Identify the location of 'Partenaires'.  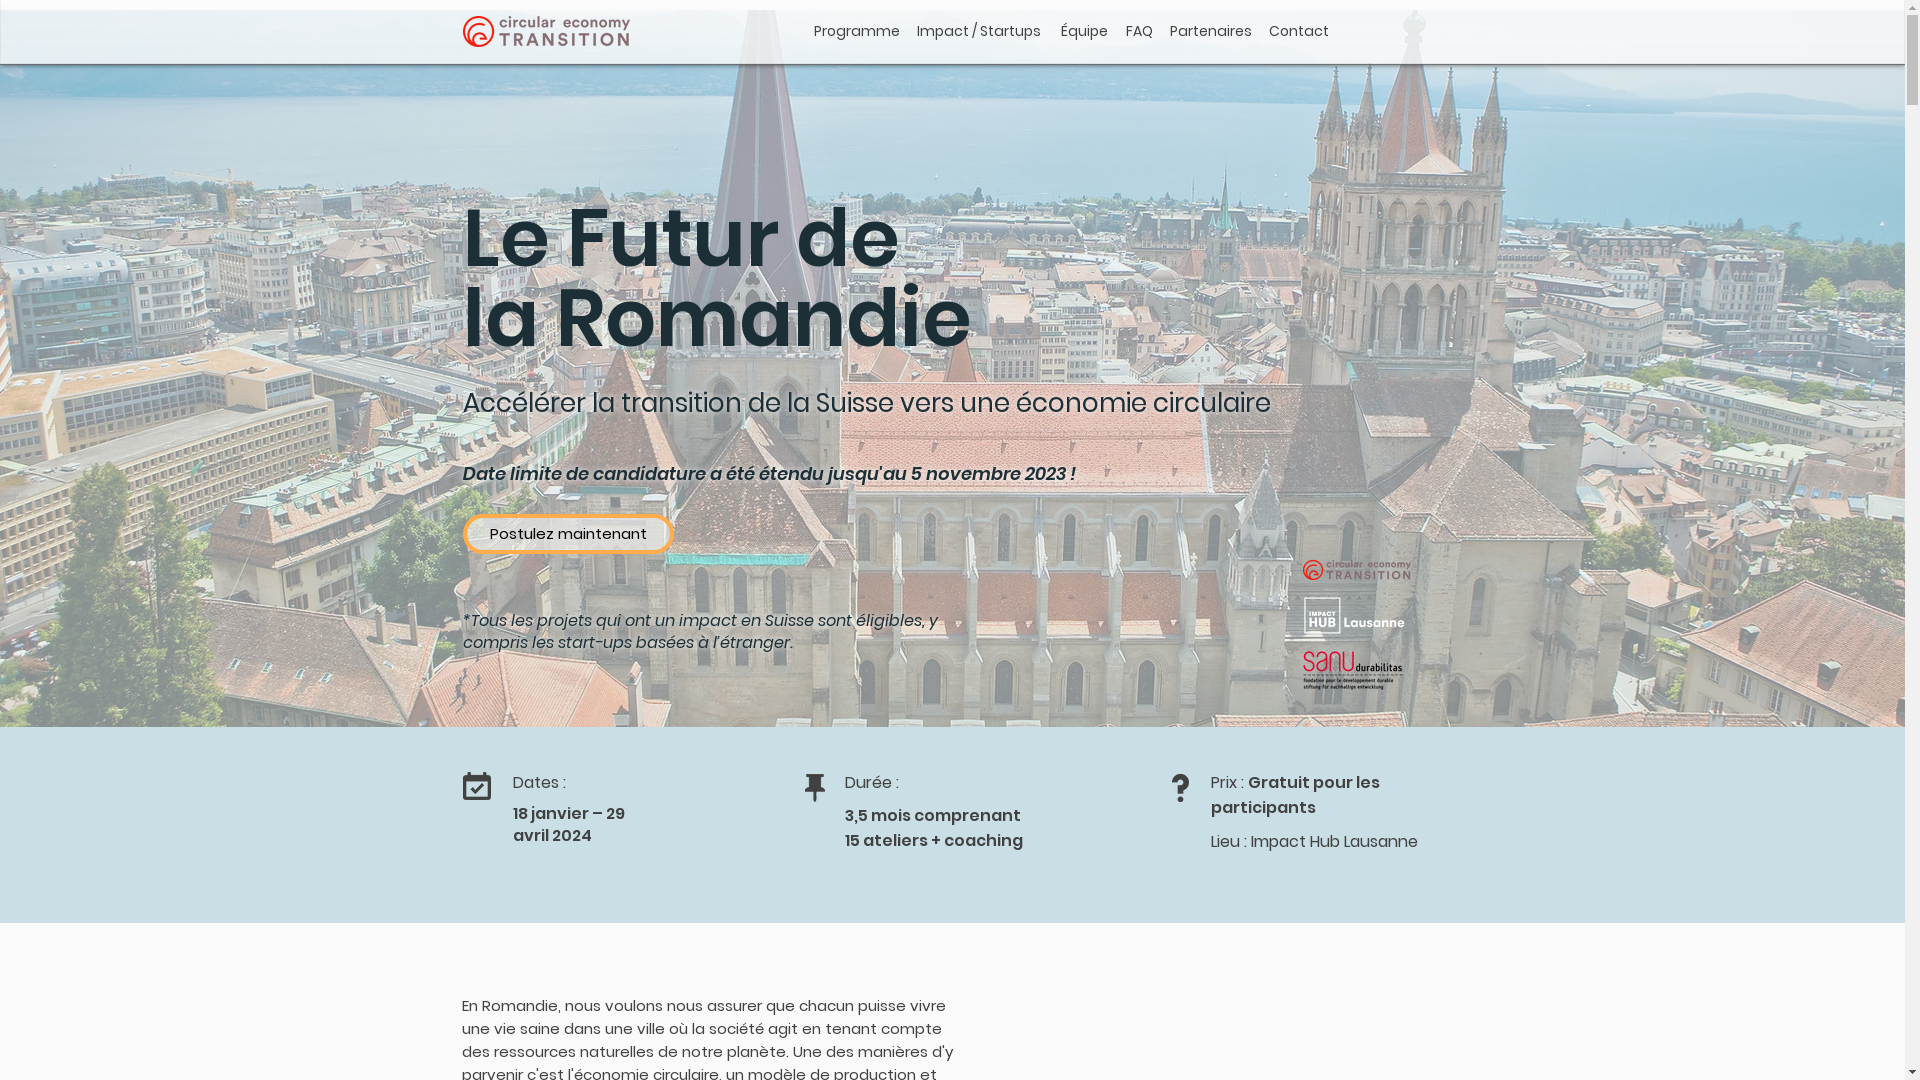
(1209, 30).